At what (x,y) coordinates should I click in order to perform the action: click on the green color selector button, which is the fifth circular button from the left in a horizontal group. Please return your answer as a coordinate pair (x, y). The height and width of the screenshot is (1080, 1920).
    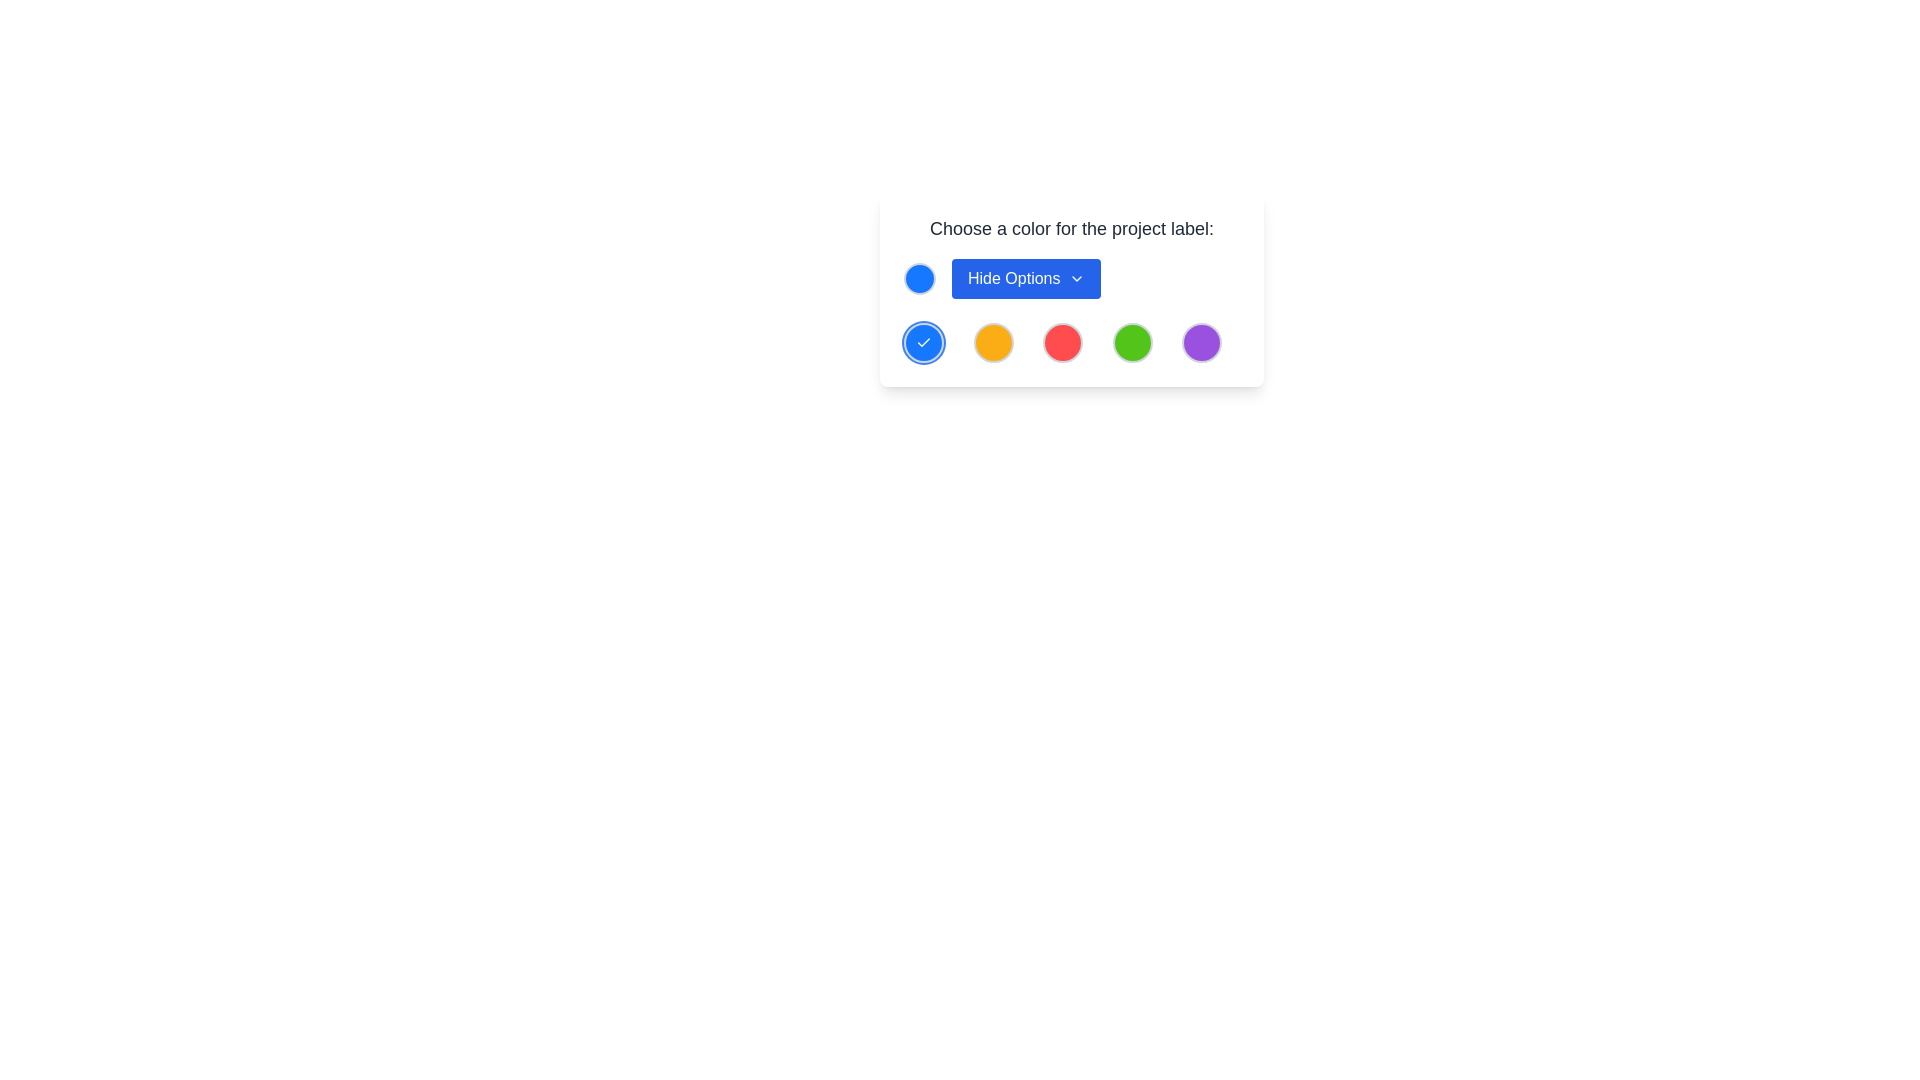
    Looking at the image, I should click on (1132, 342).